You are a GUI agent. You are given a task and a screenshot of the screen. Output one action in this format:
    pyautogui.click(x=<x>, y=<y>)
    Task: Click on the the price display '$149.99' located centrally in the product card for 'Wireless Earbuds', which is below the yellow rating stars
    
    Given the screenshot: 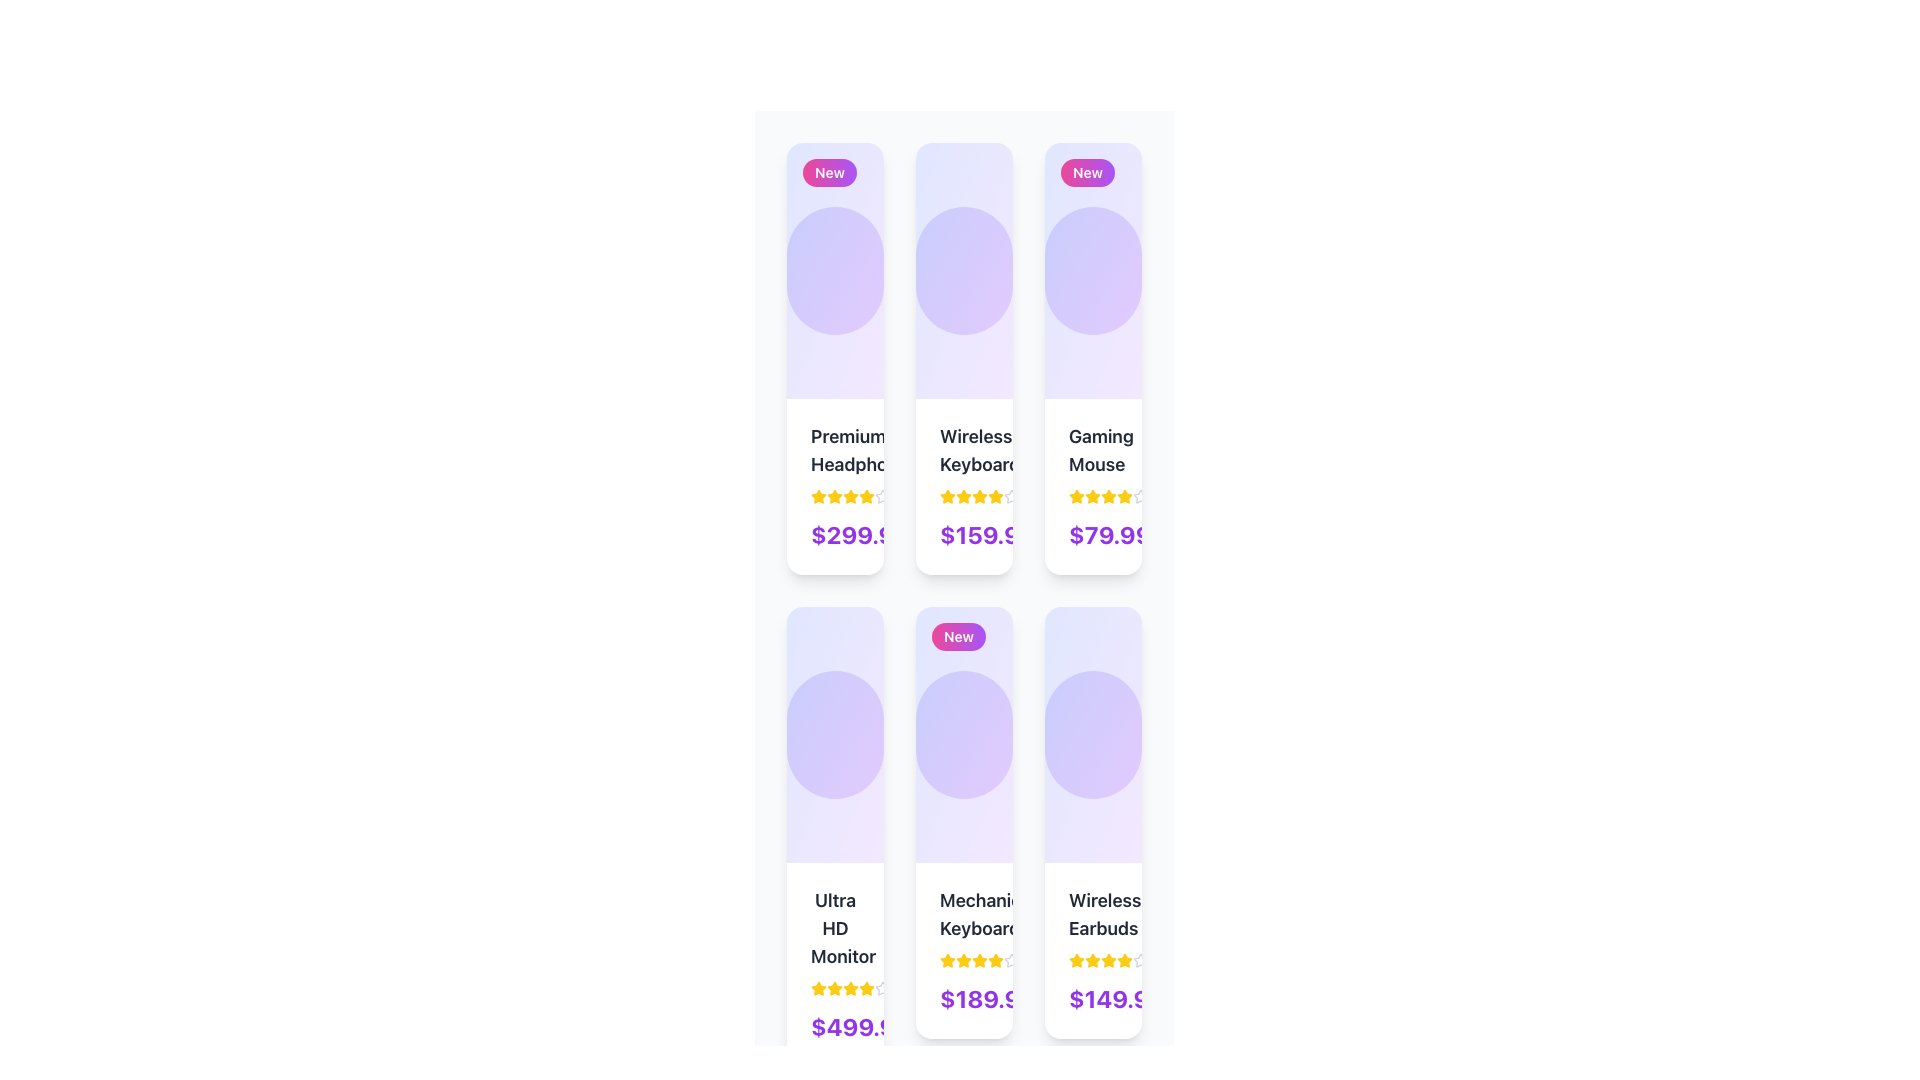 What is the action you would take?
    pyautogui.click(x=1092, y=999)
    